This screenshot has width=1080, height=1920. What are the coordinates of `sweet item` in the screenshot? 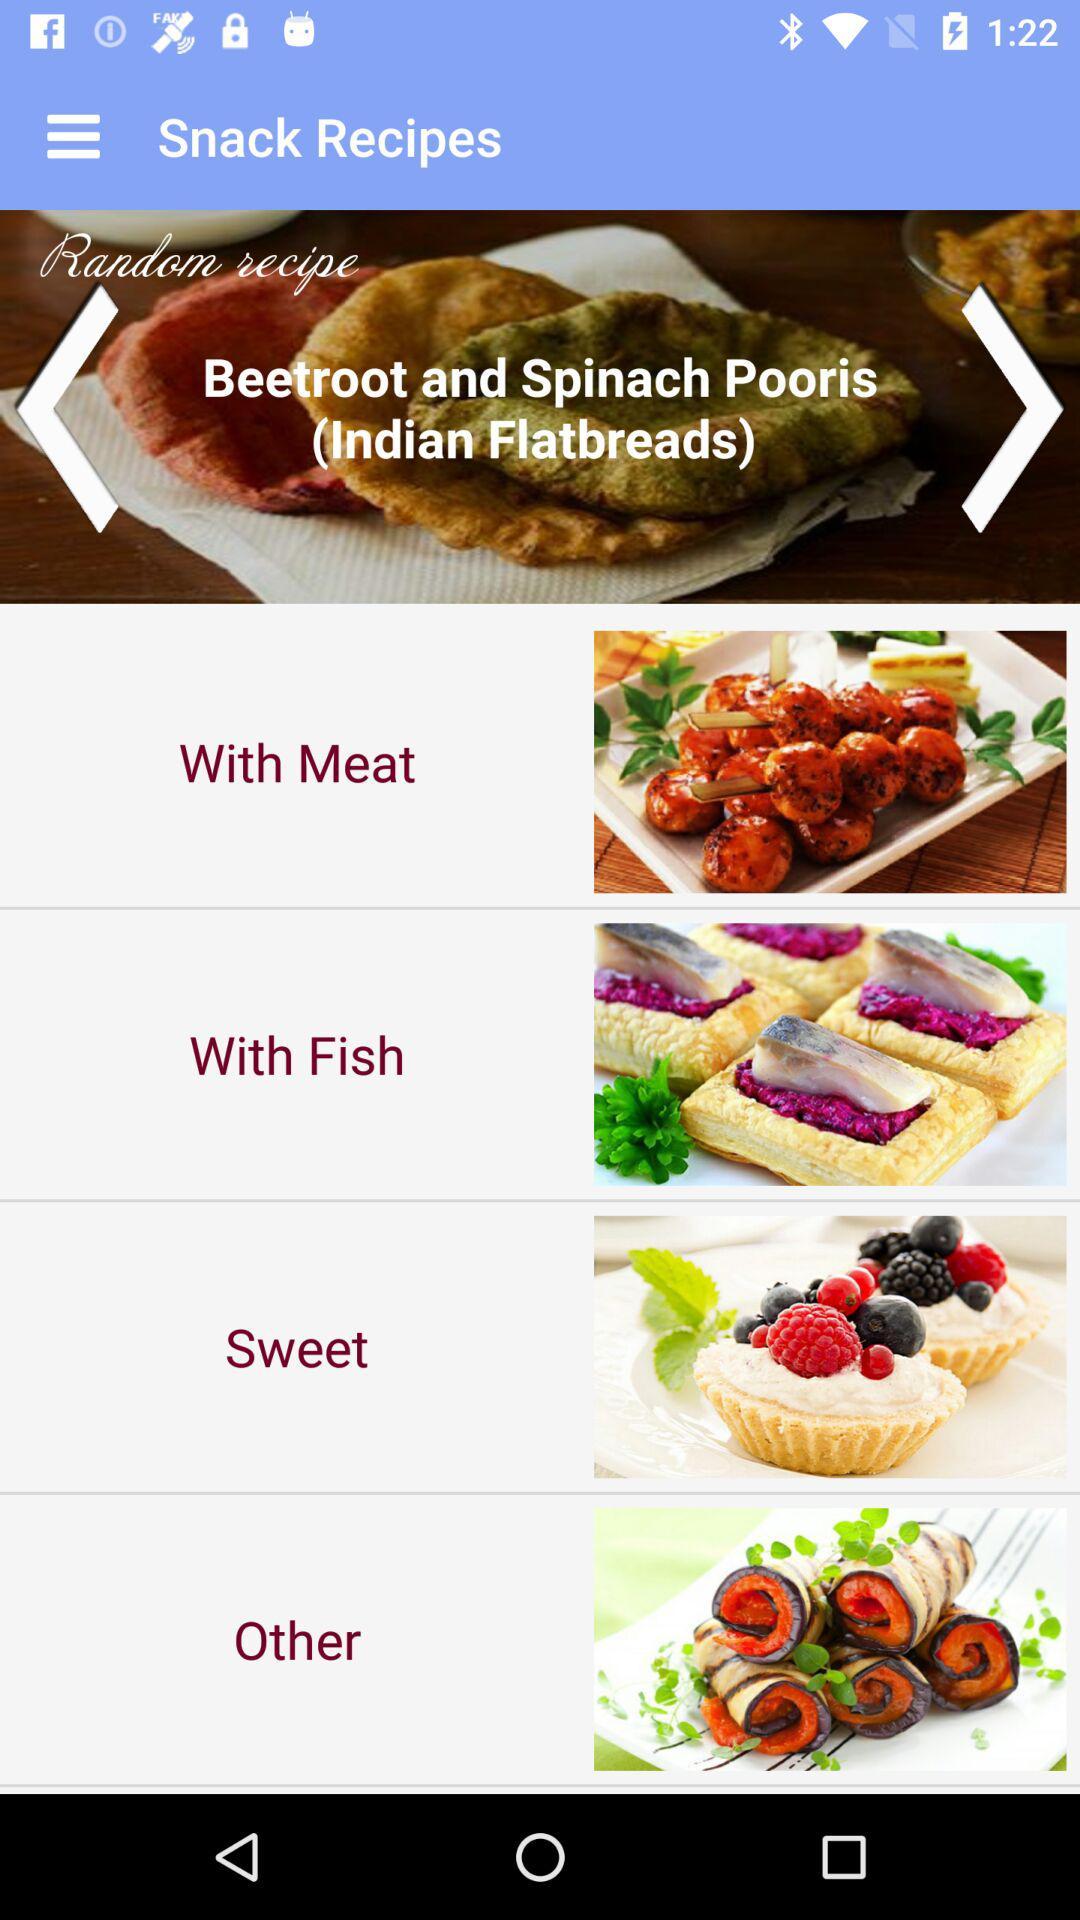 It's located at (297, 1346).